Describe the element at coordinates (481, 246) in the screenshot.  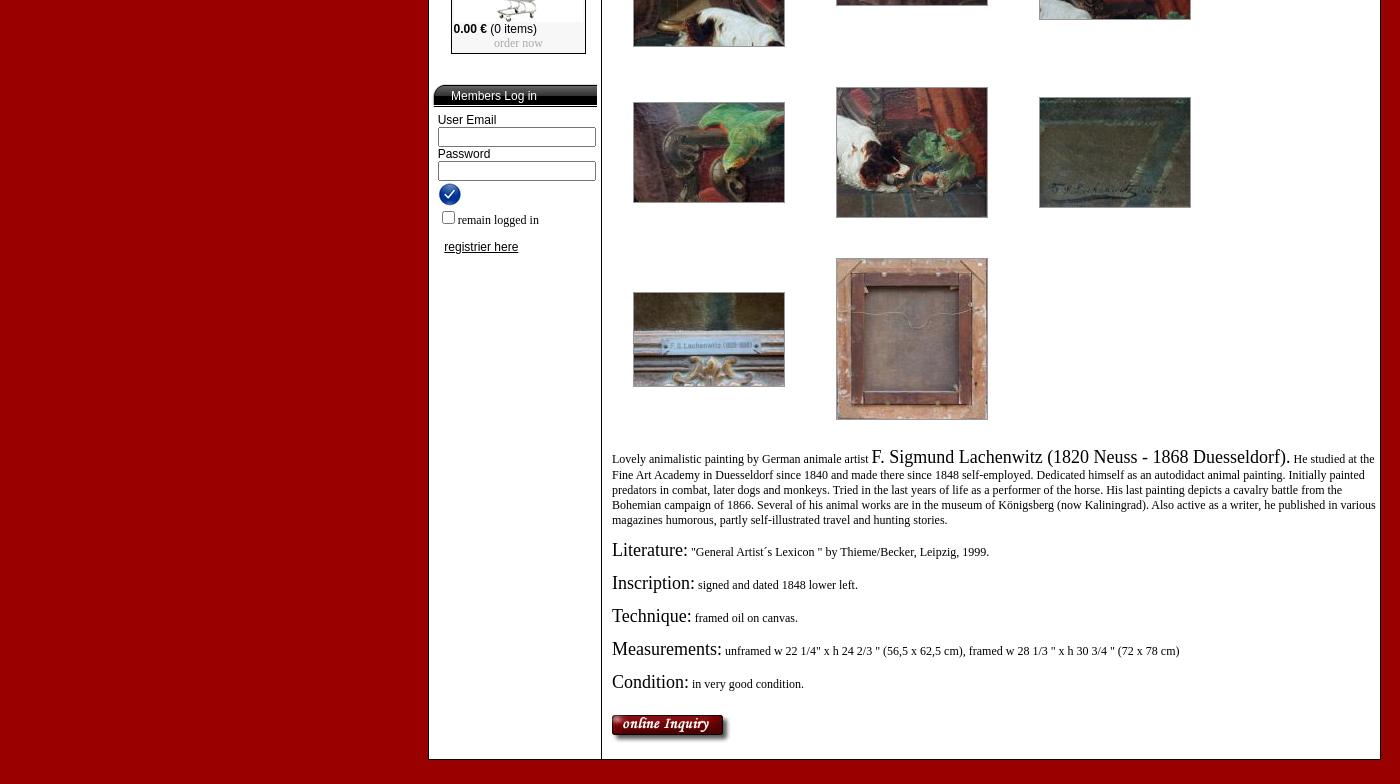
I see `'registrier here'` at that location.